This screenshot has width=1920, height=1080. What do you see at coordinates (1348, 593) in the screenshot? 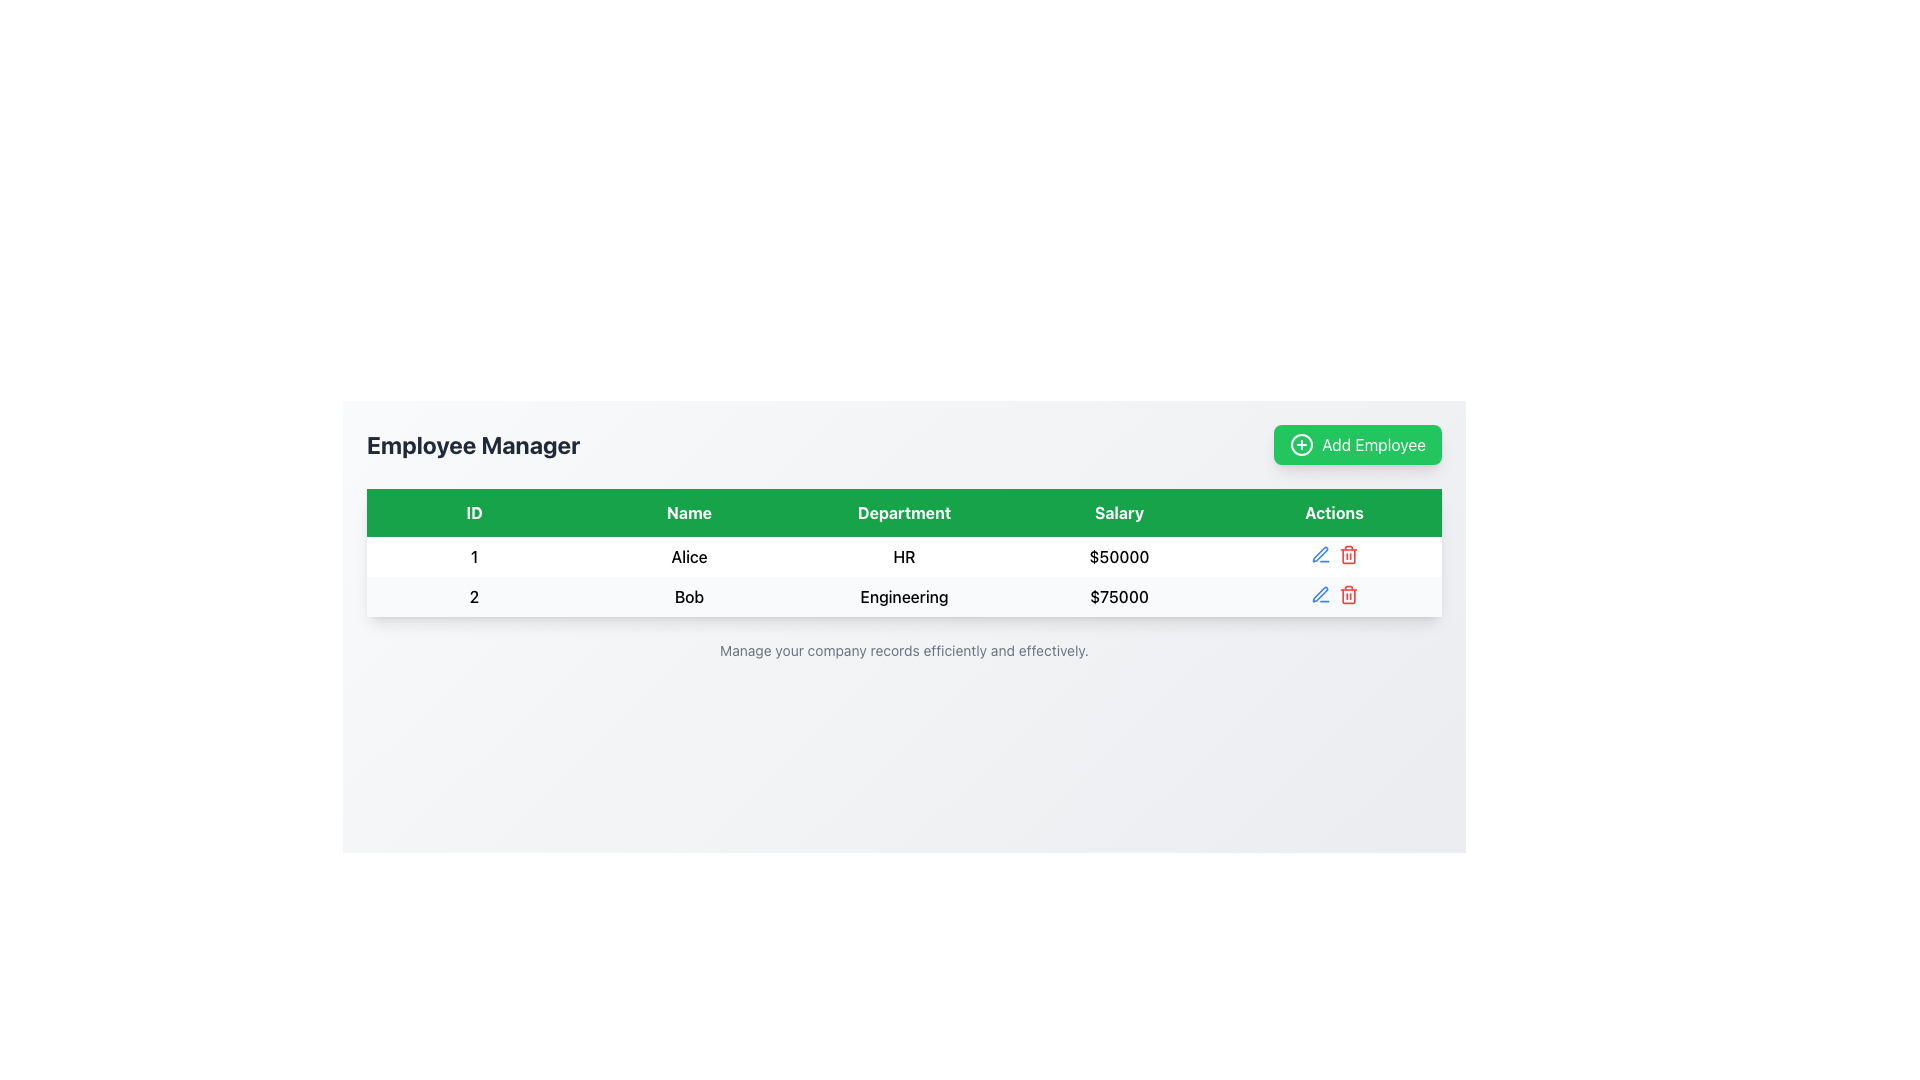
I see `the delete icon button located in the 'Actions' column of the second row in the table to change its color` at bounding box center [1348, 593].